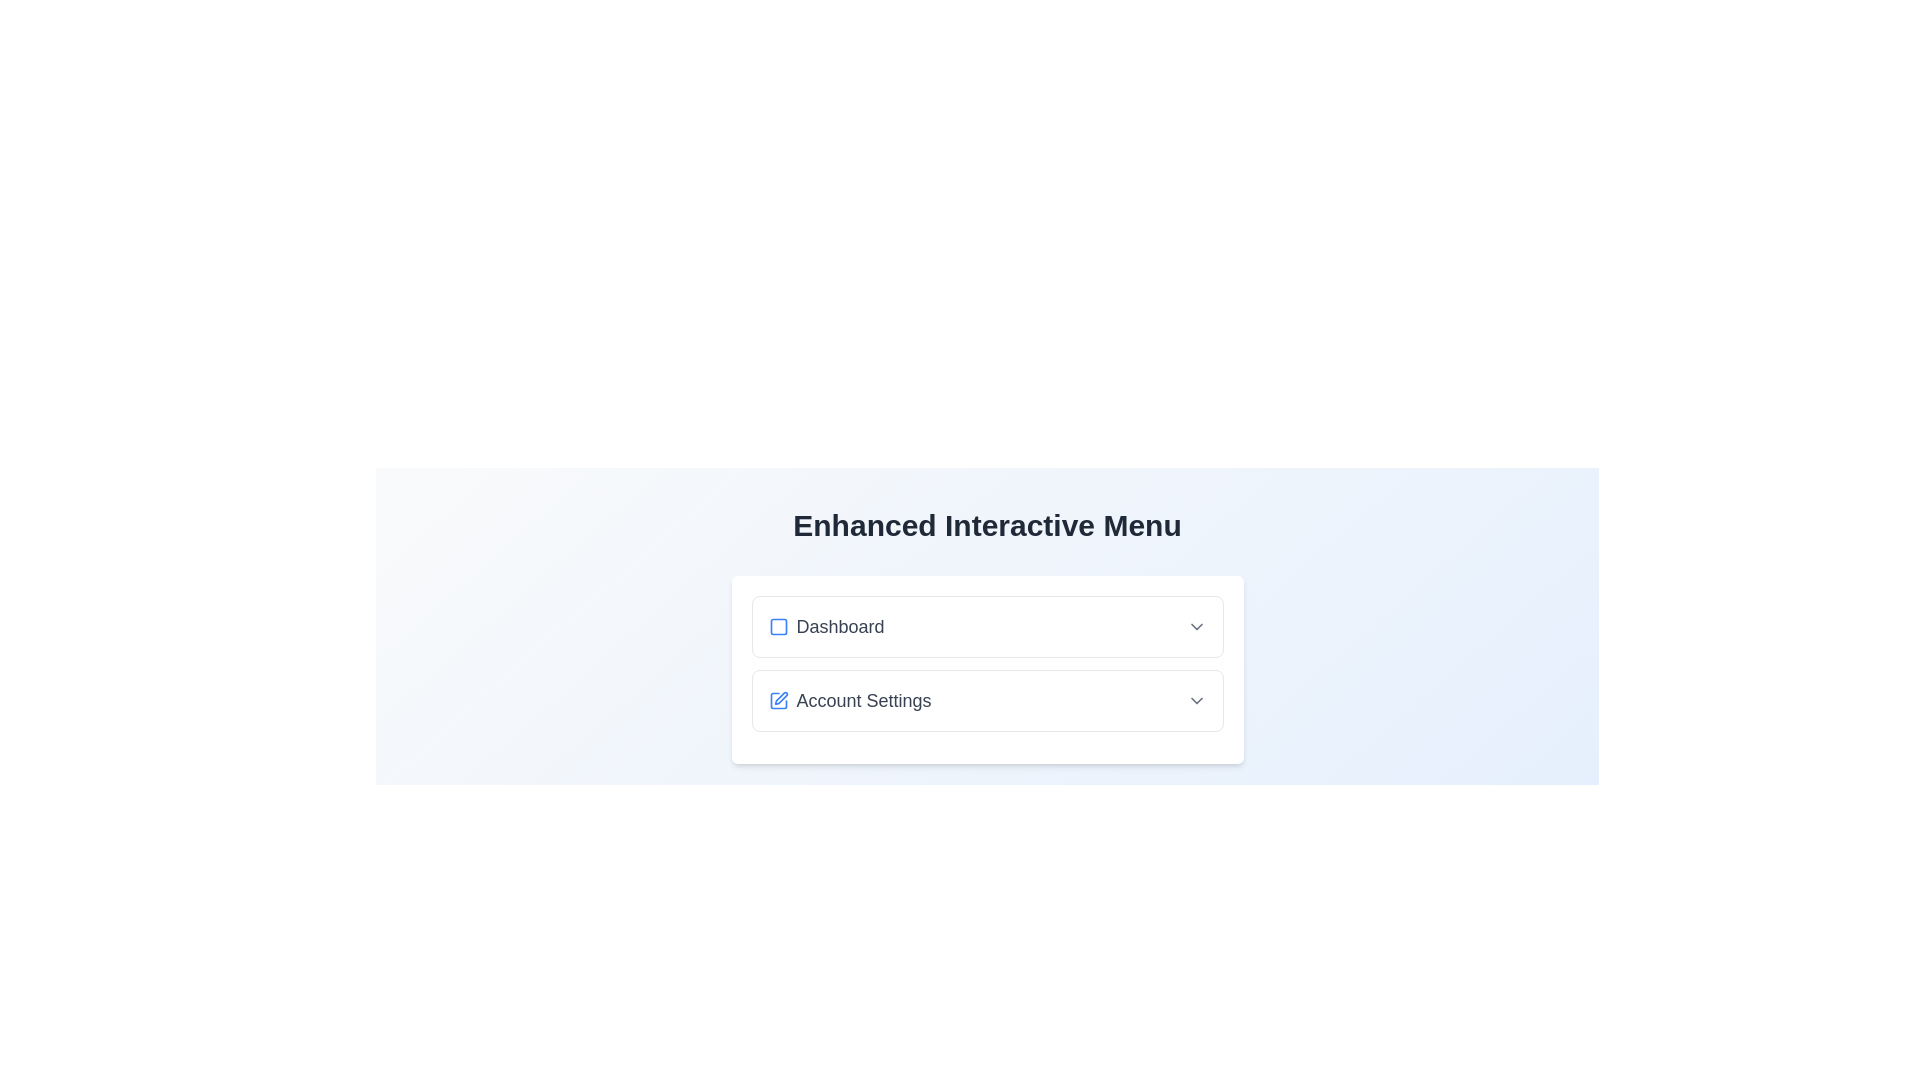 The width and height of the screenshot is (1920, 1080). I want to click on the downward-pointing arrow icon in the 'Account Settings' row, so click(1196, 700).